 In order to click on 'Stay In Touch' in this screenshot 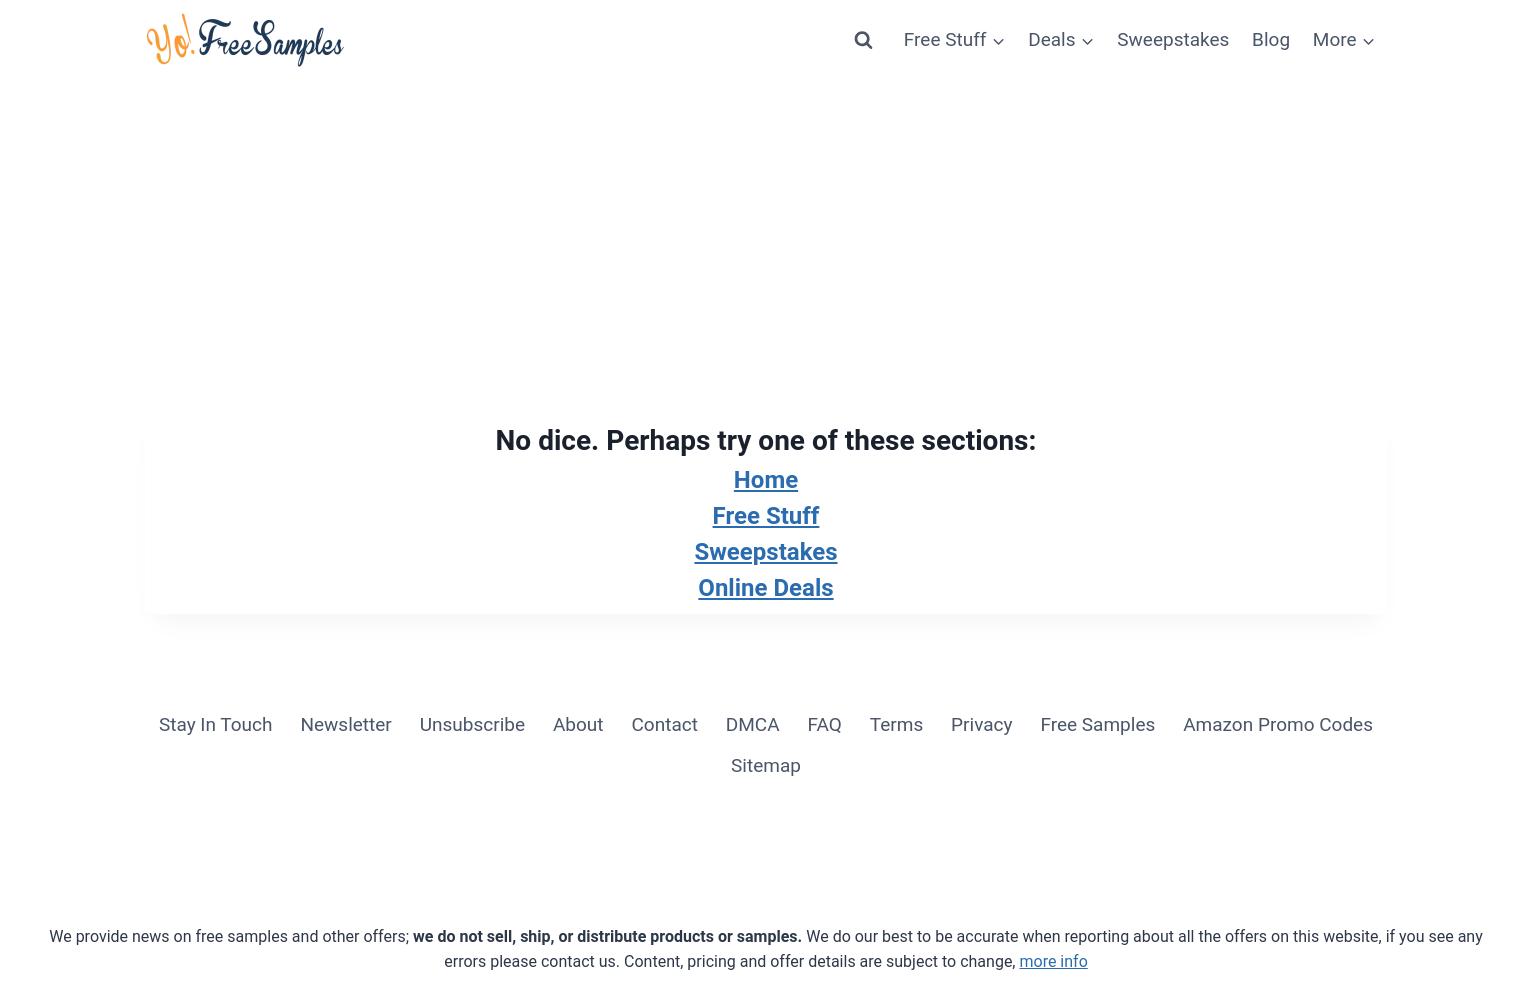, I will do `click(214, 722)`.